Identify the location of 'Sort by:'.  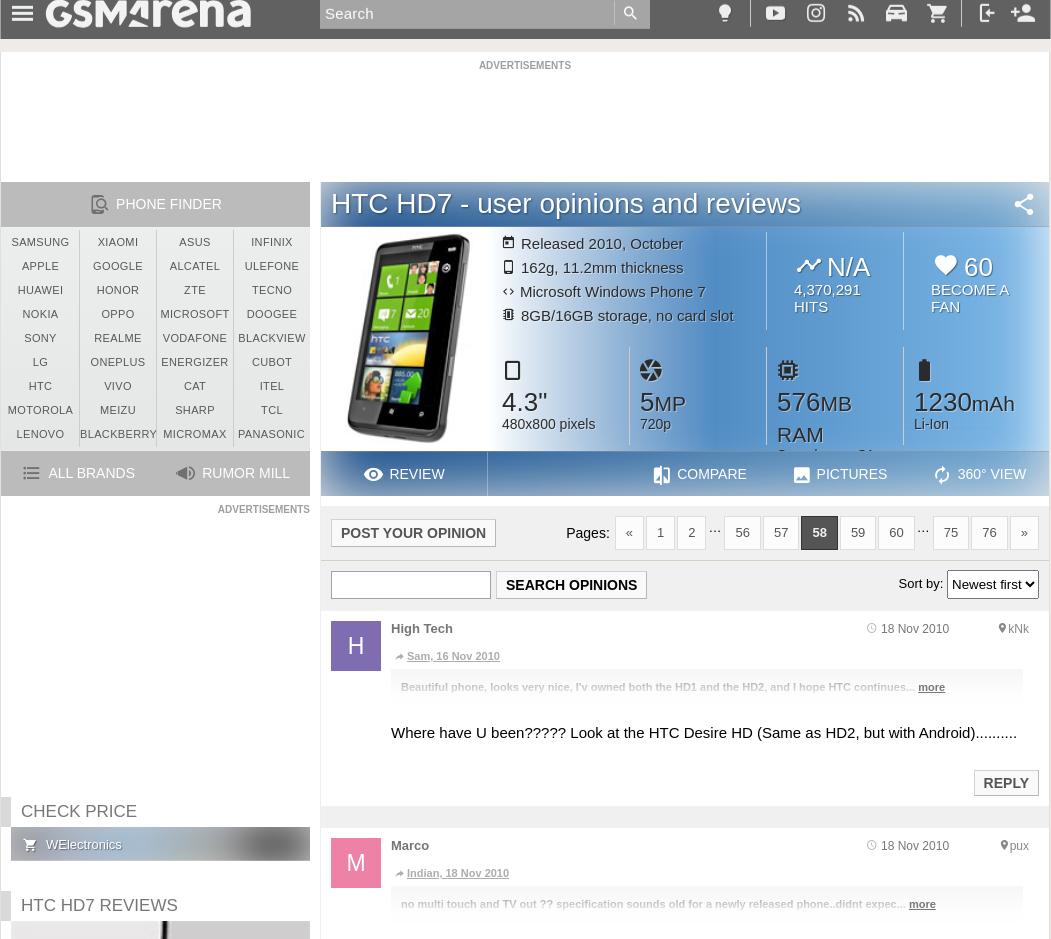
(897, 582).